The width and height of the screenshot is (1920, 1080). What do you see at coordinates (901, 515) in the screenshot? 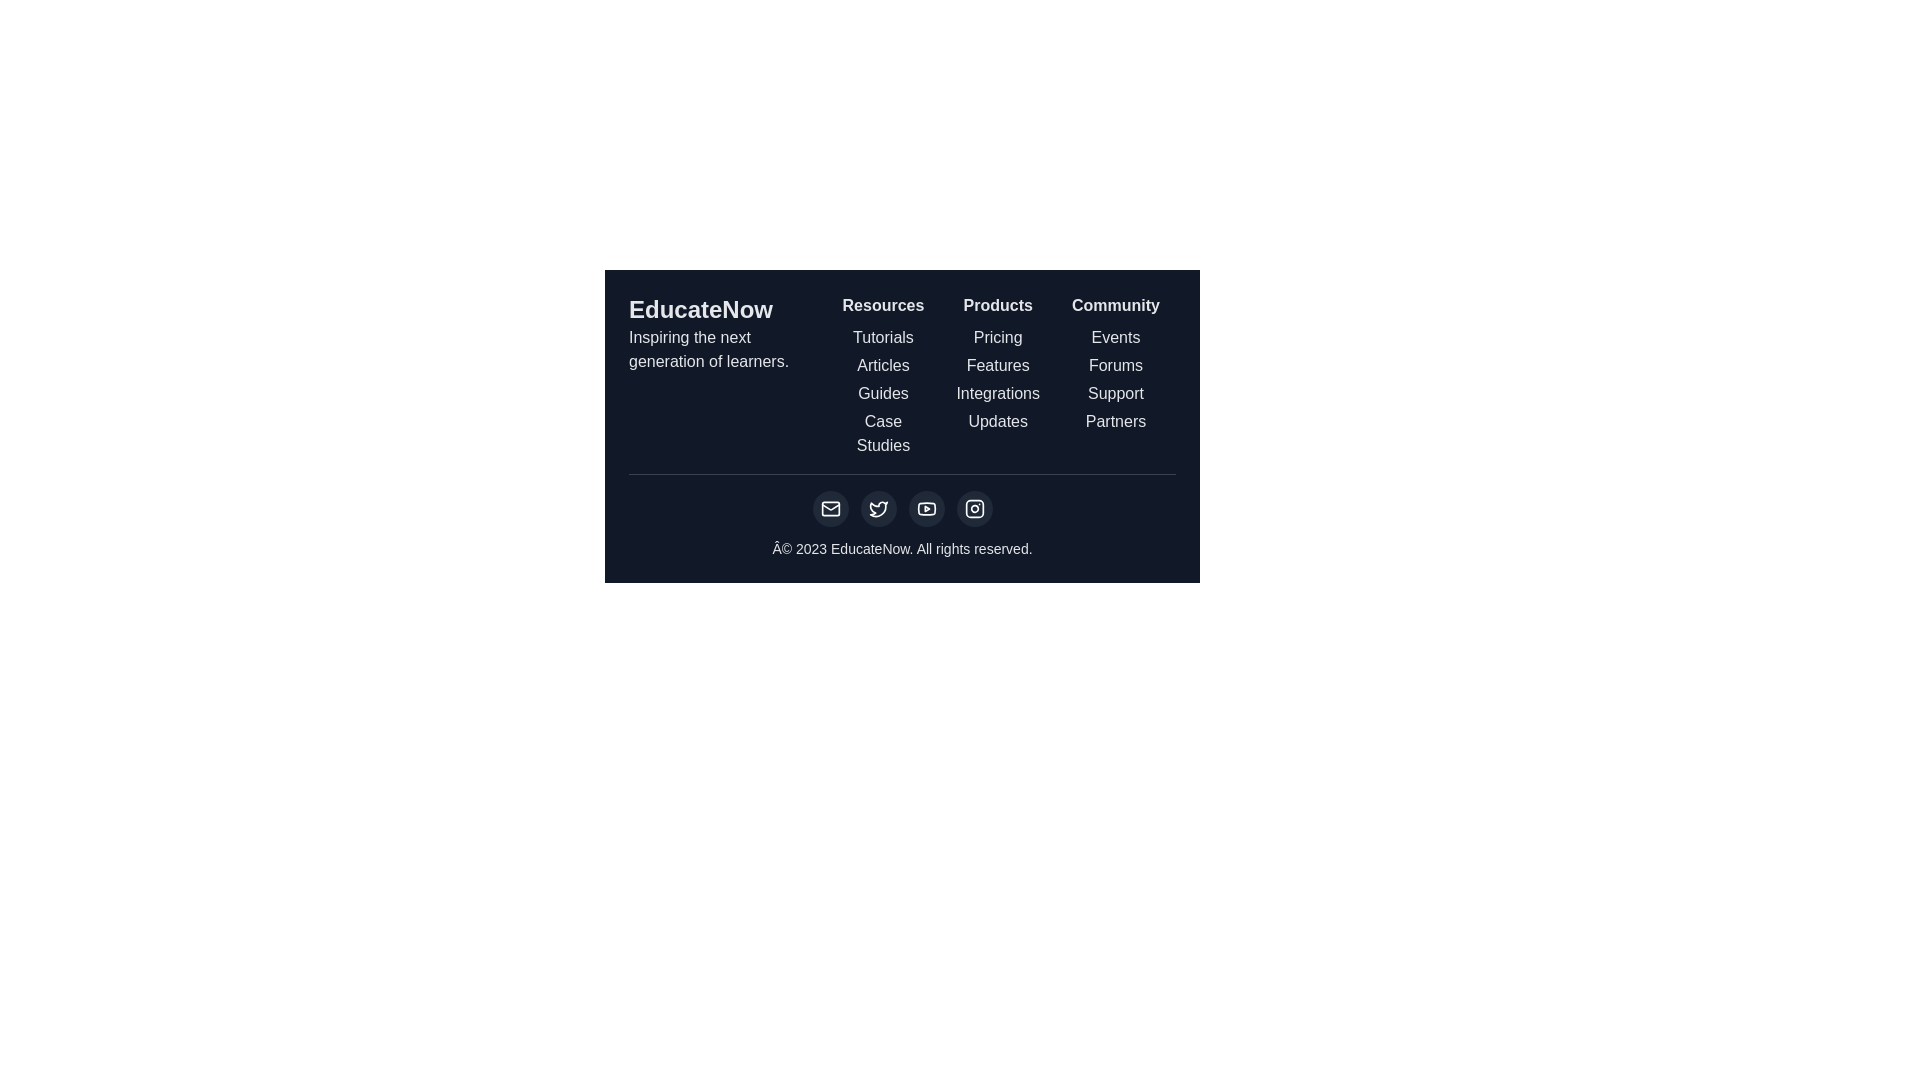
I see `the social media icons located in the footer section of the interface` at bounding box center [901, 515].